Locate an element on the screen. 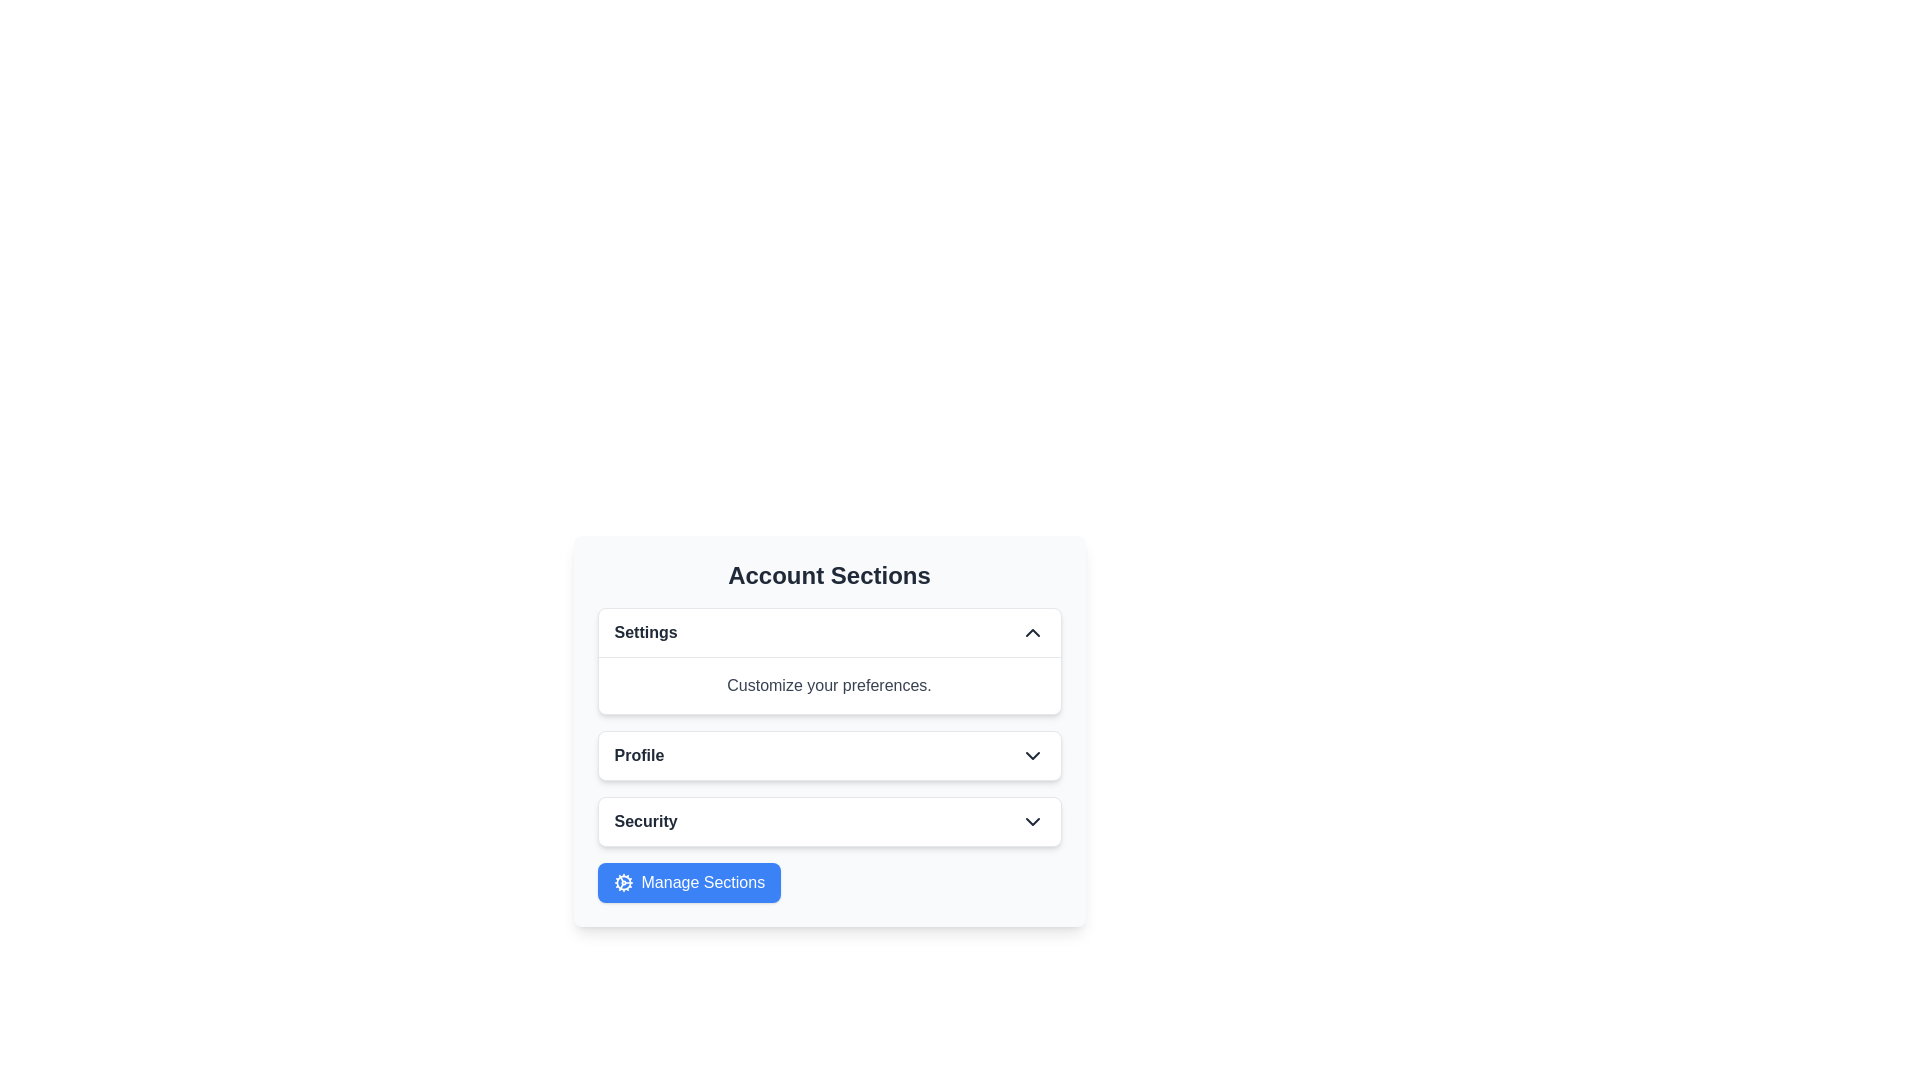 This screenshot has width=1920, height=1080. the 'Profile' button located in the 'Account Sections' below 'Settings' and above 'Security' is located at coordinates (829, 756).